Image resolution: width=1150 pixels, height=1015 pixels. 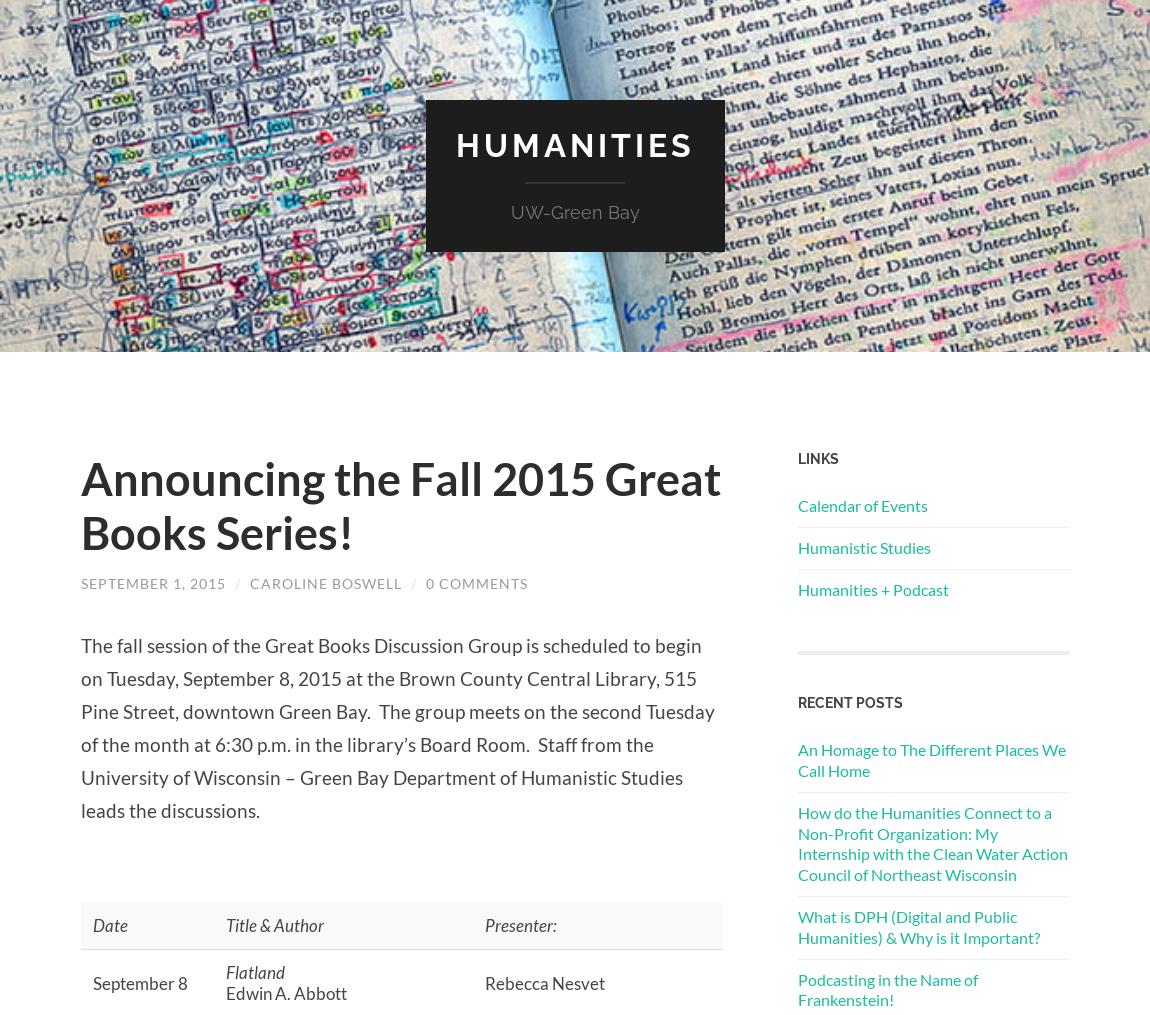 I want to click on 'September 8', so click(x=92, y=982).